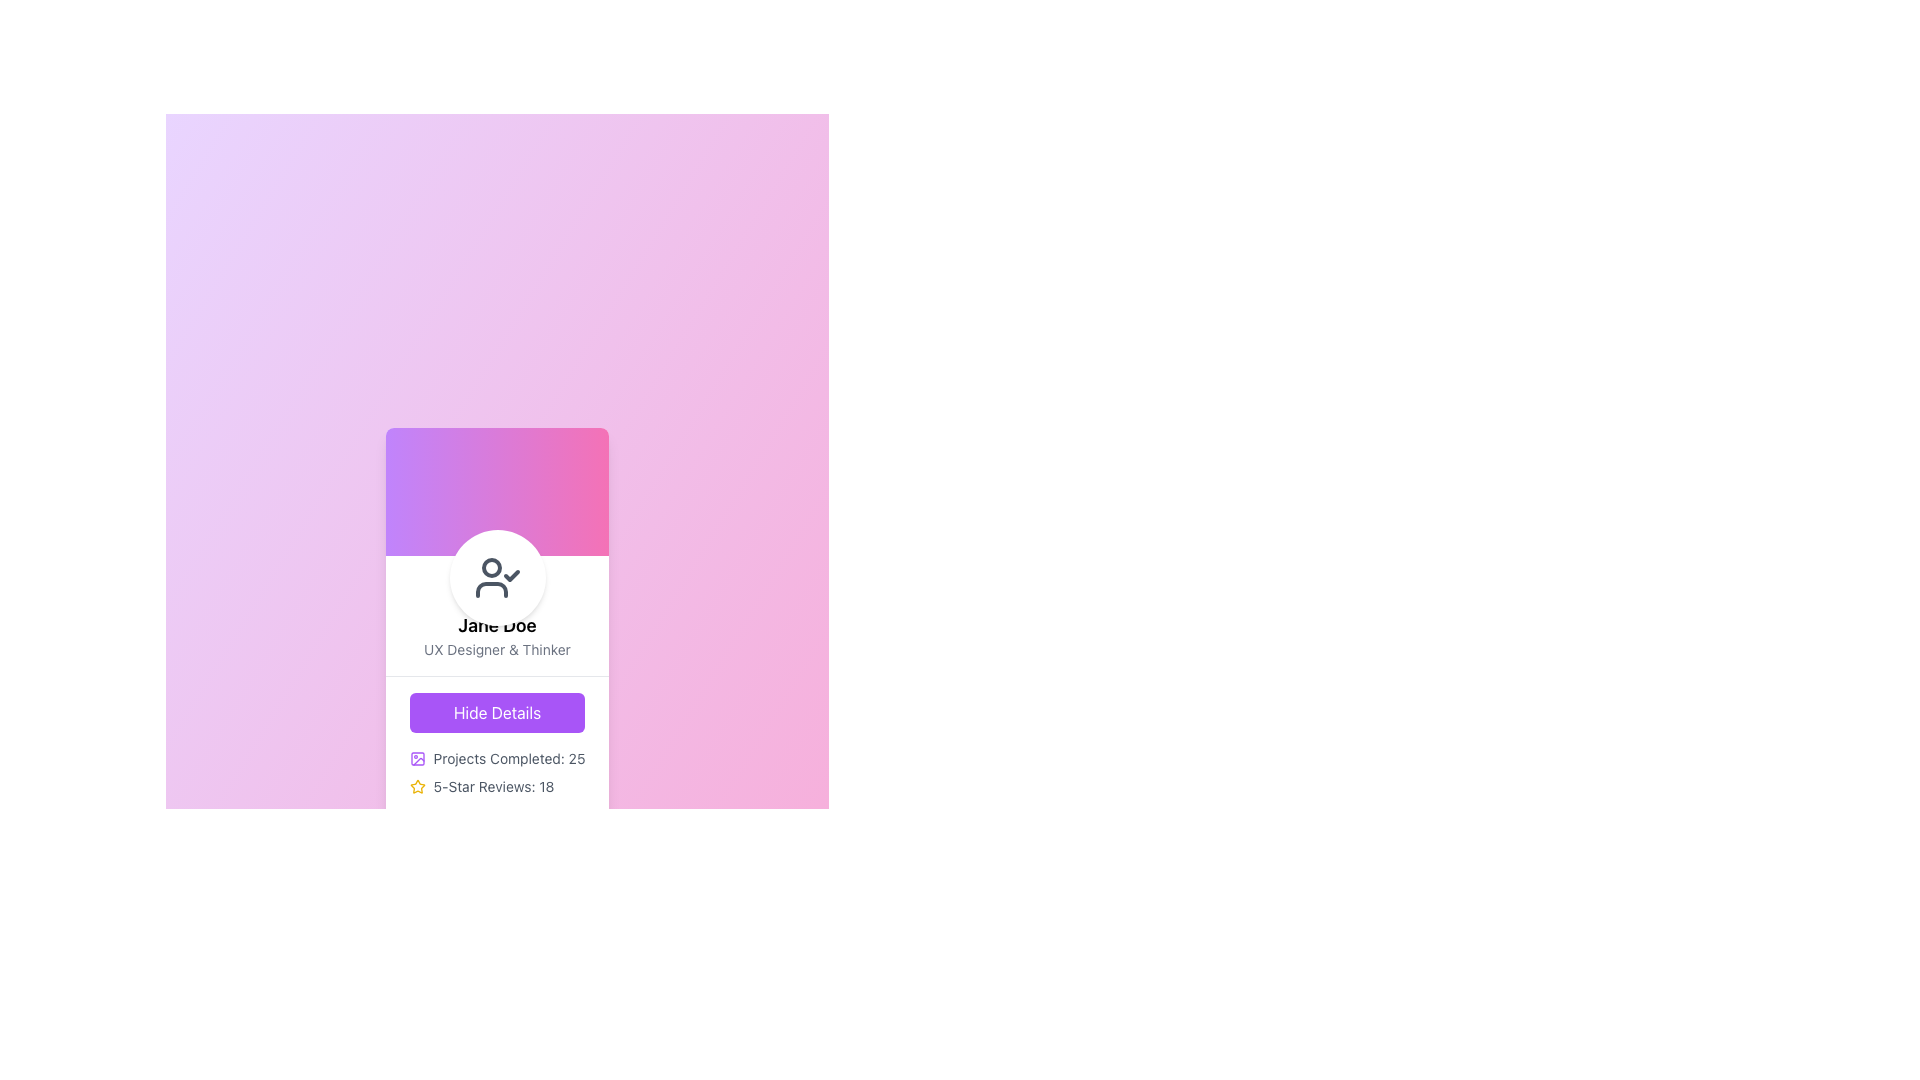 The image size is (1920, 1080). What do you see at coordinates (497, 614) in the screenshot?
I see `the Text Display Block that displays the name and professional title of the person in the profile card, located just below the avatar and above the 'Hide Details' button` at bounding box center [497, 614].